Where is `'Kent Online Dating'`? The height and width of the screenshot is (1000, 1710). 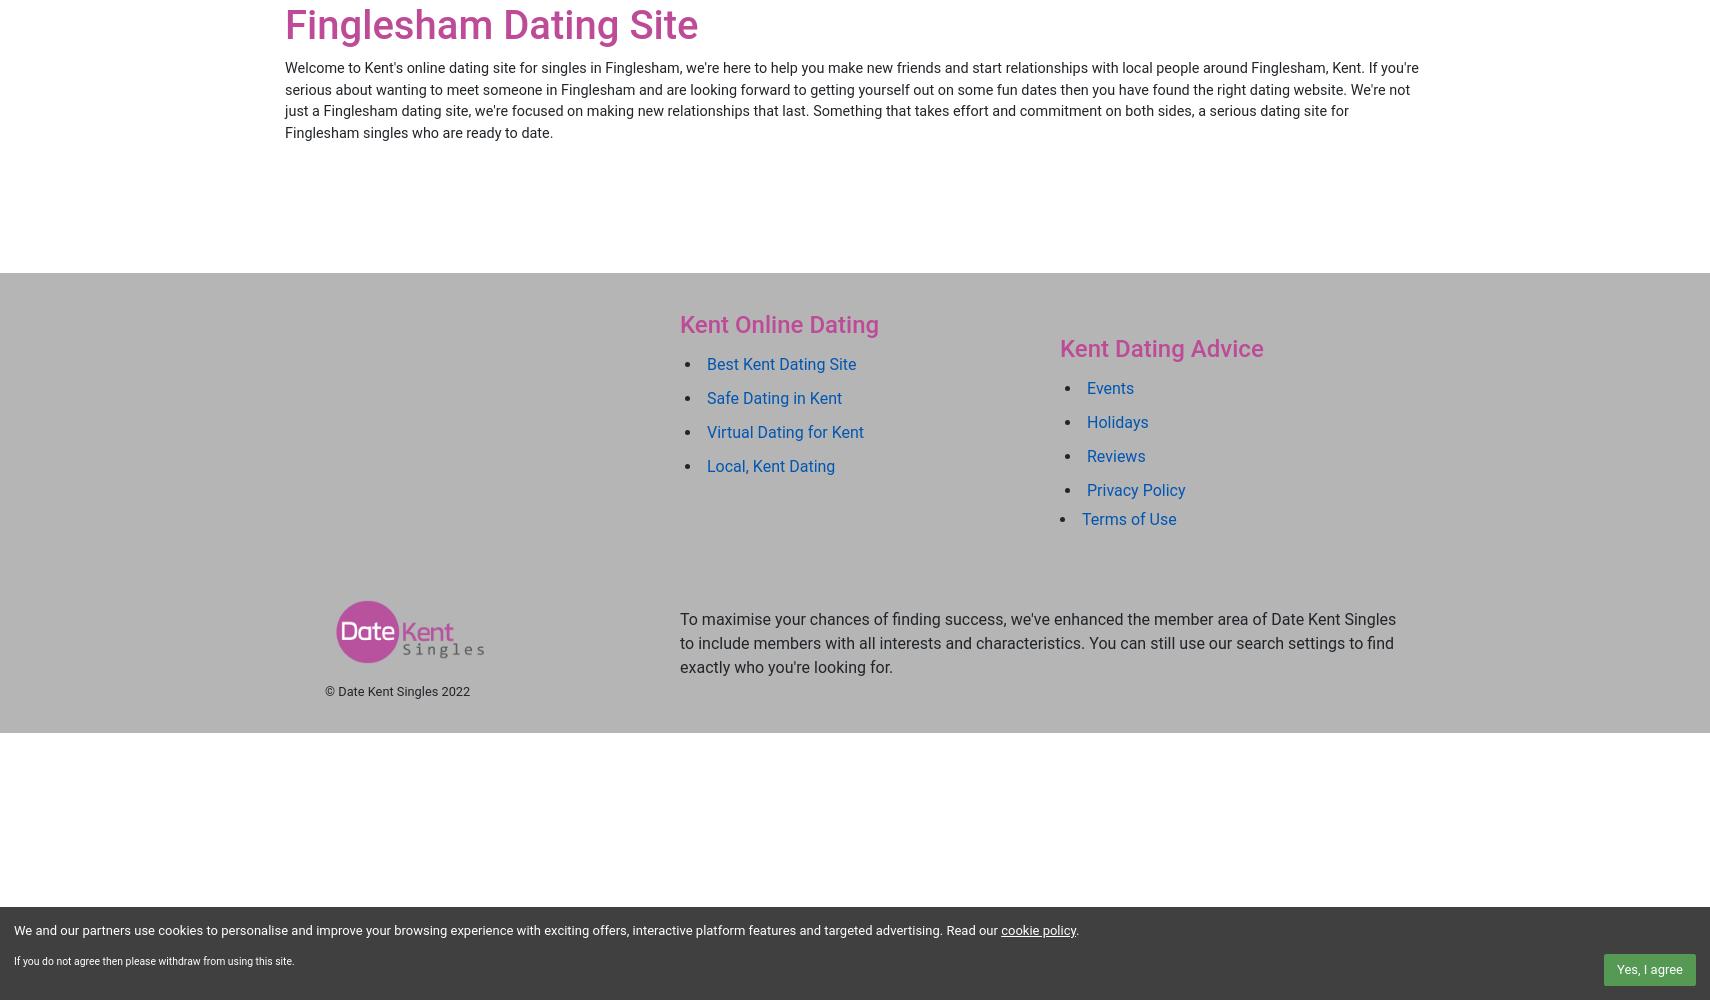
'Kent Online Dating' is located at coordinates (779, 324).